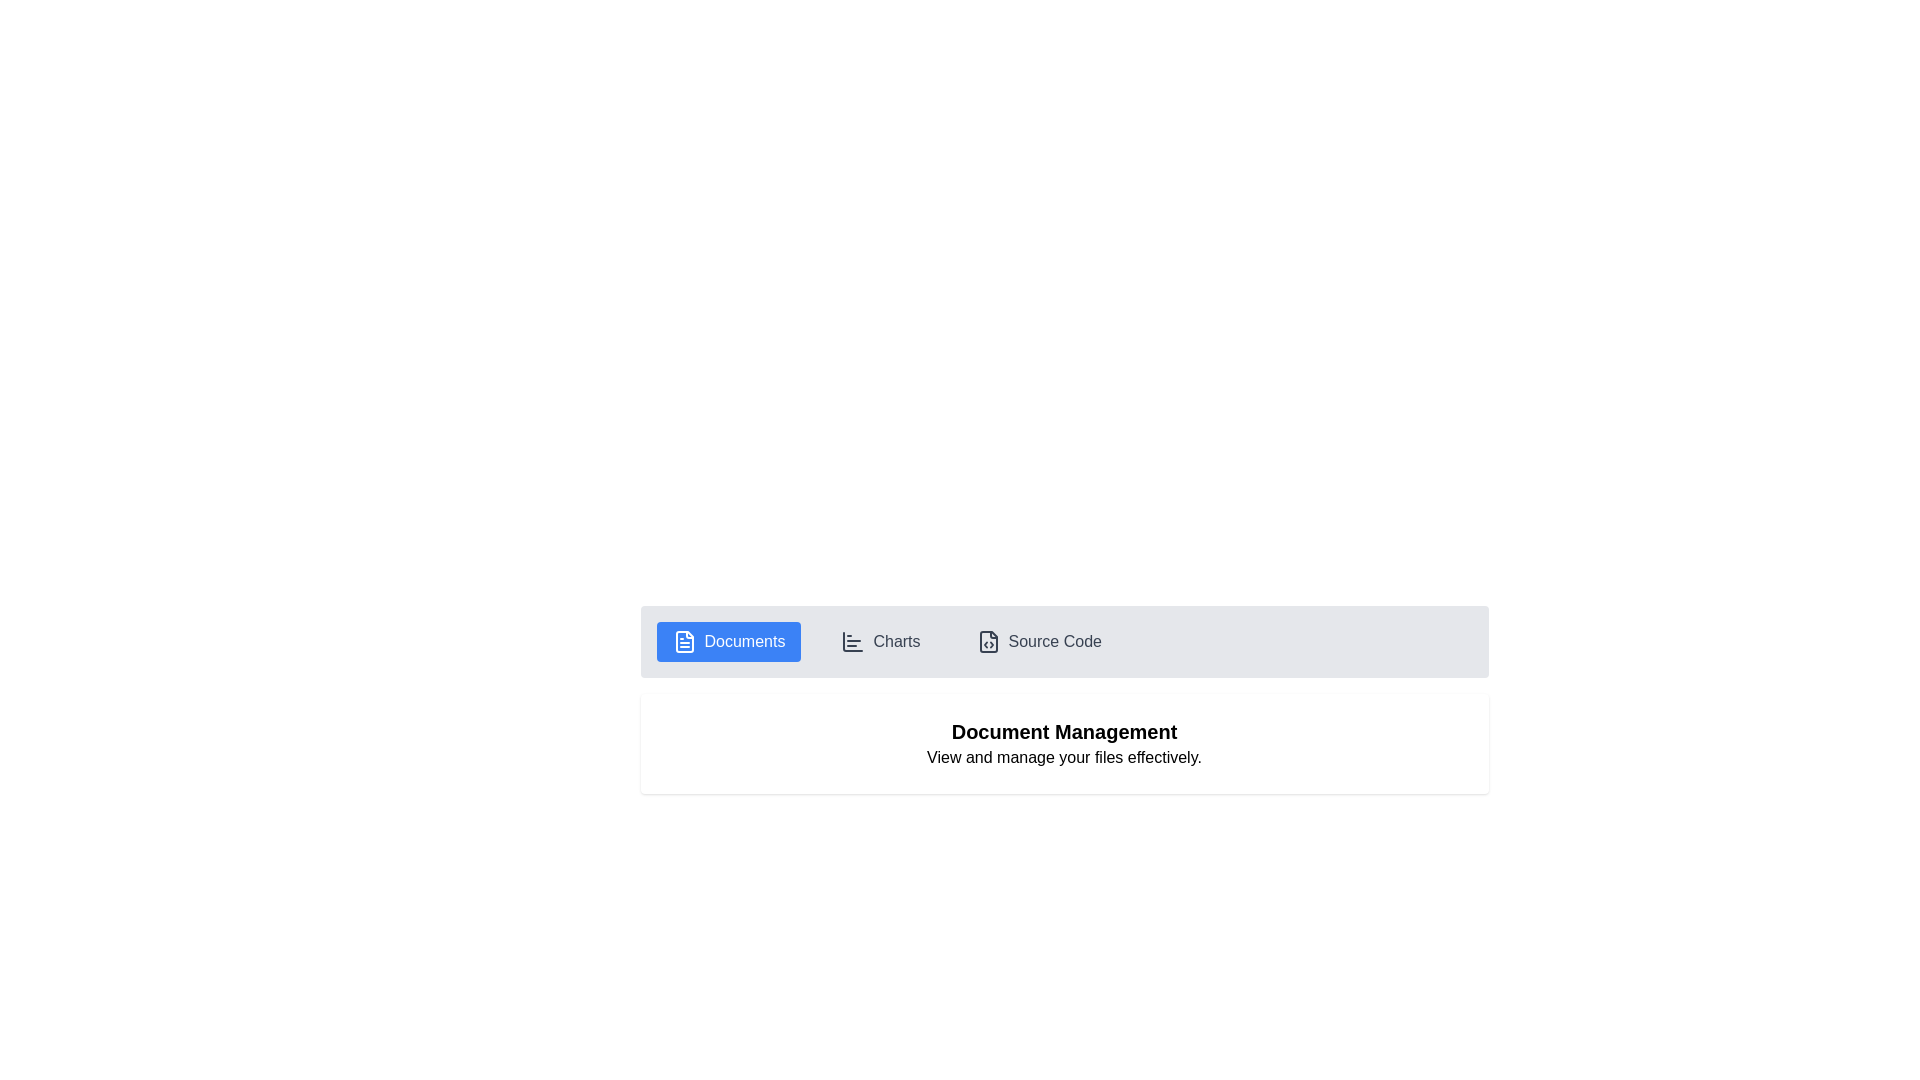  I want to click on the document icon with a blue background and white lines, located on the left side of the 'Documents' button, so click(684, 641).